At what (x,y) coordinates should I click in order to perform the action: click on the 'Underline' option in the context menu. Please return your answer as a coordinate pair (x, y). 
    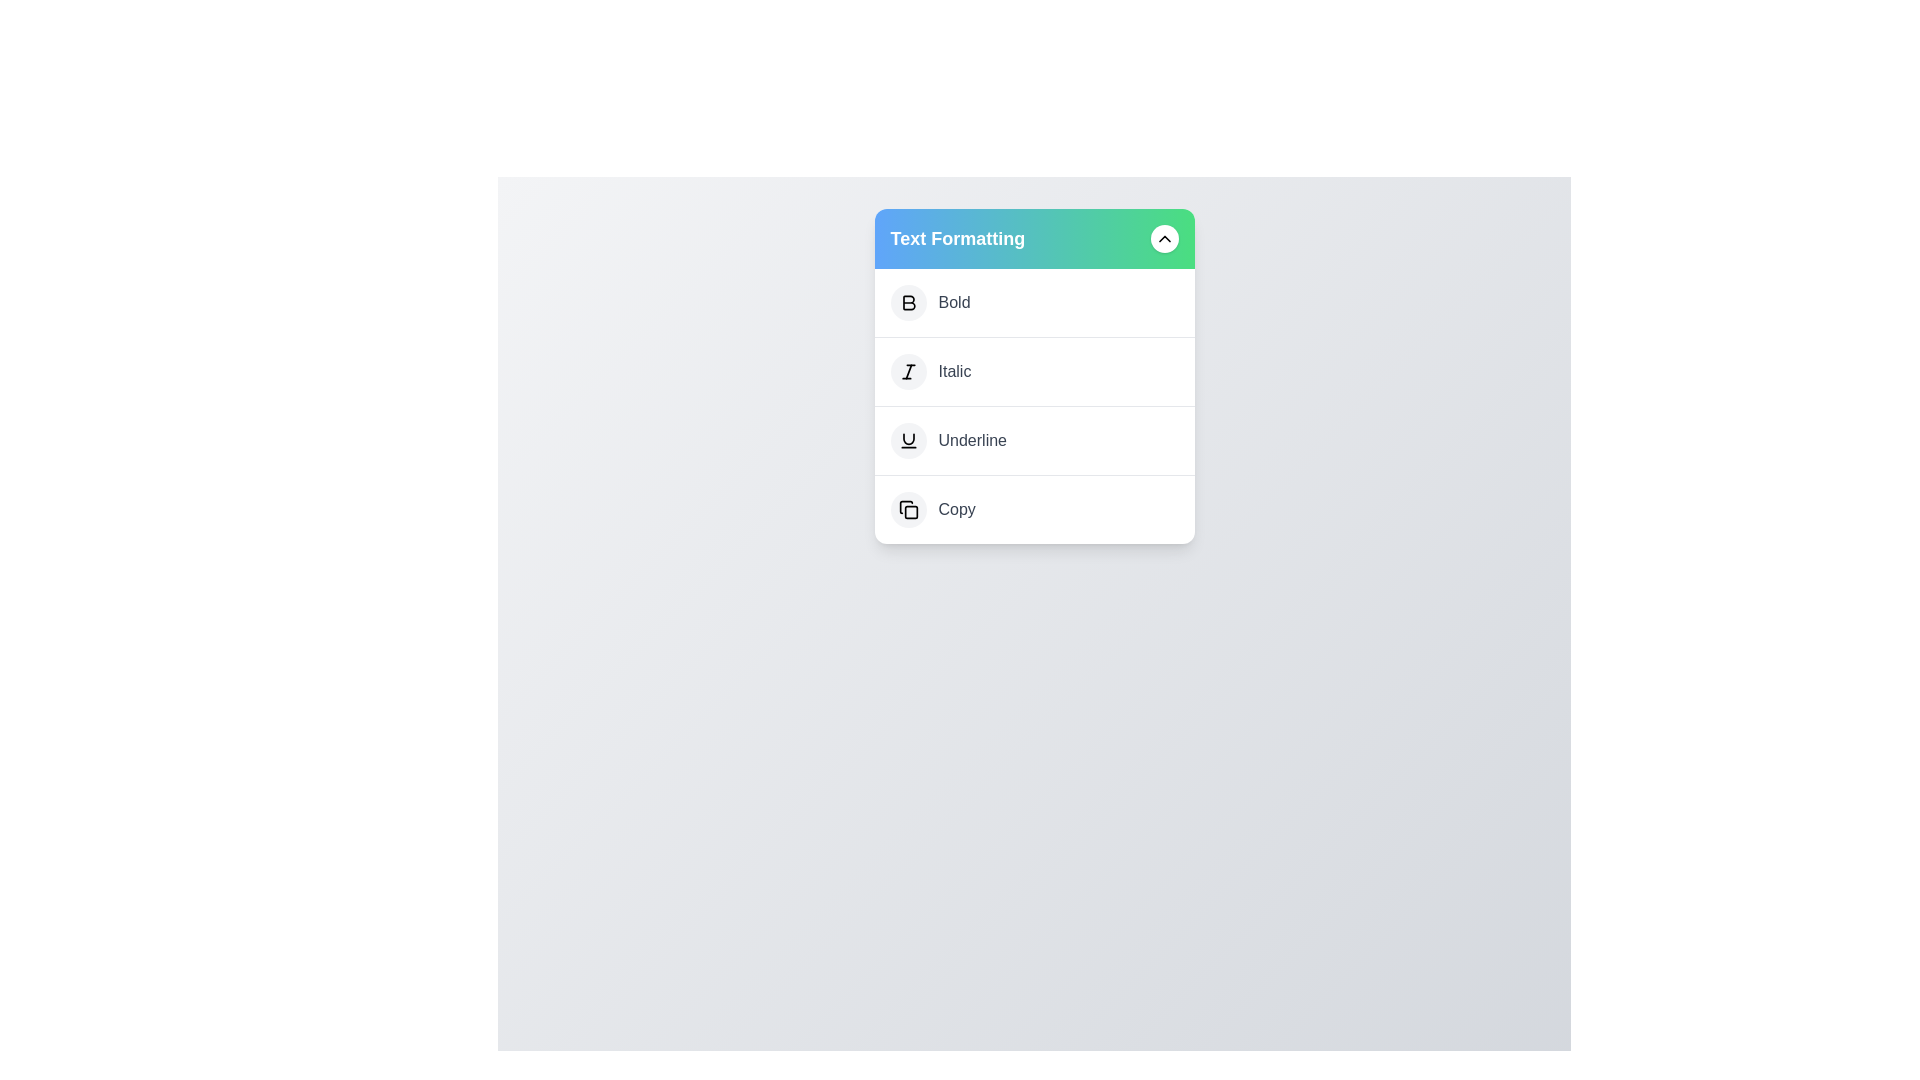
    Looking at the image, I should click on (1034, 439).